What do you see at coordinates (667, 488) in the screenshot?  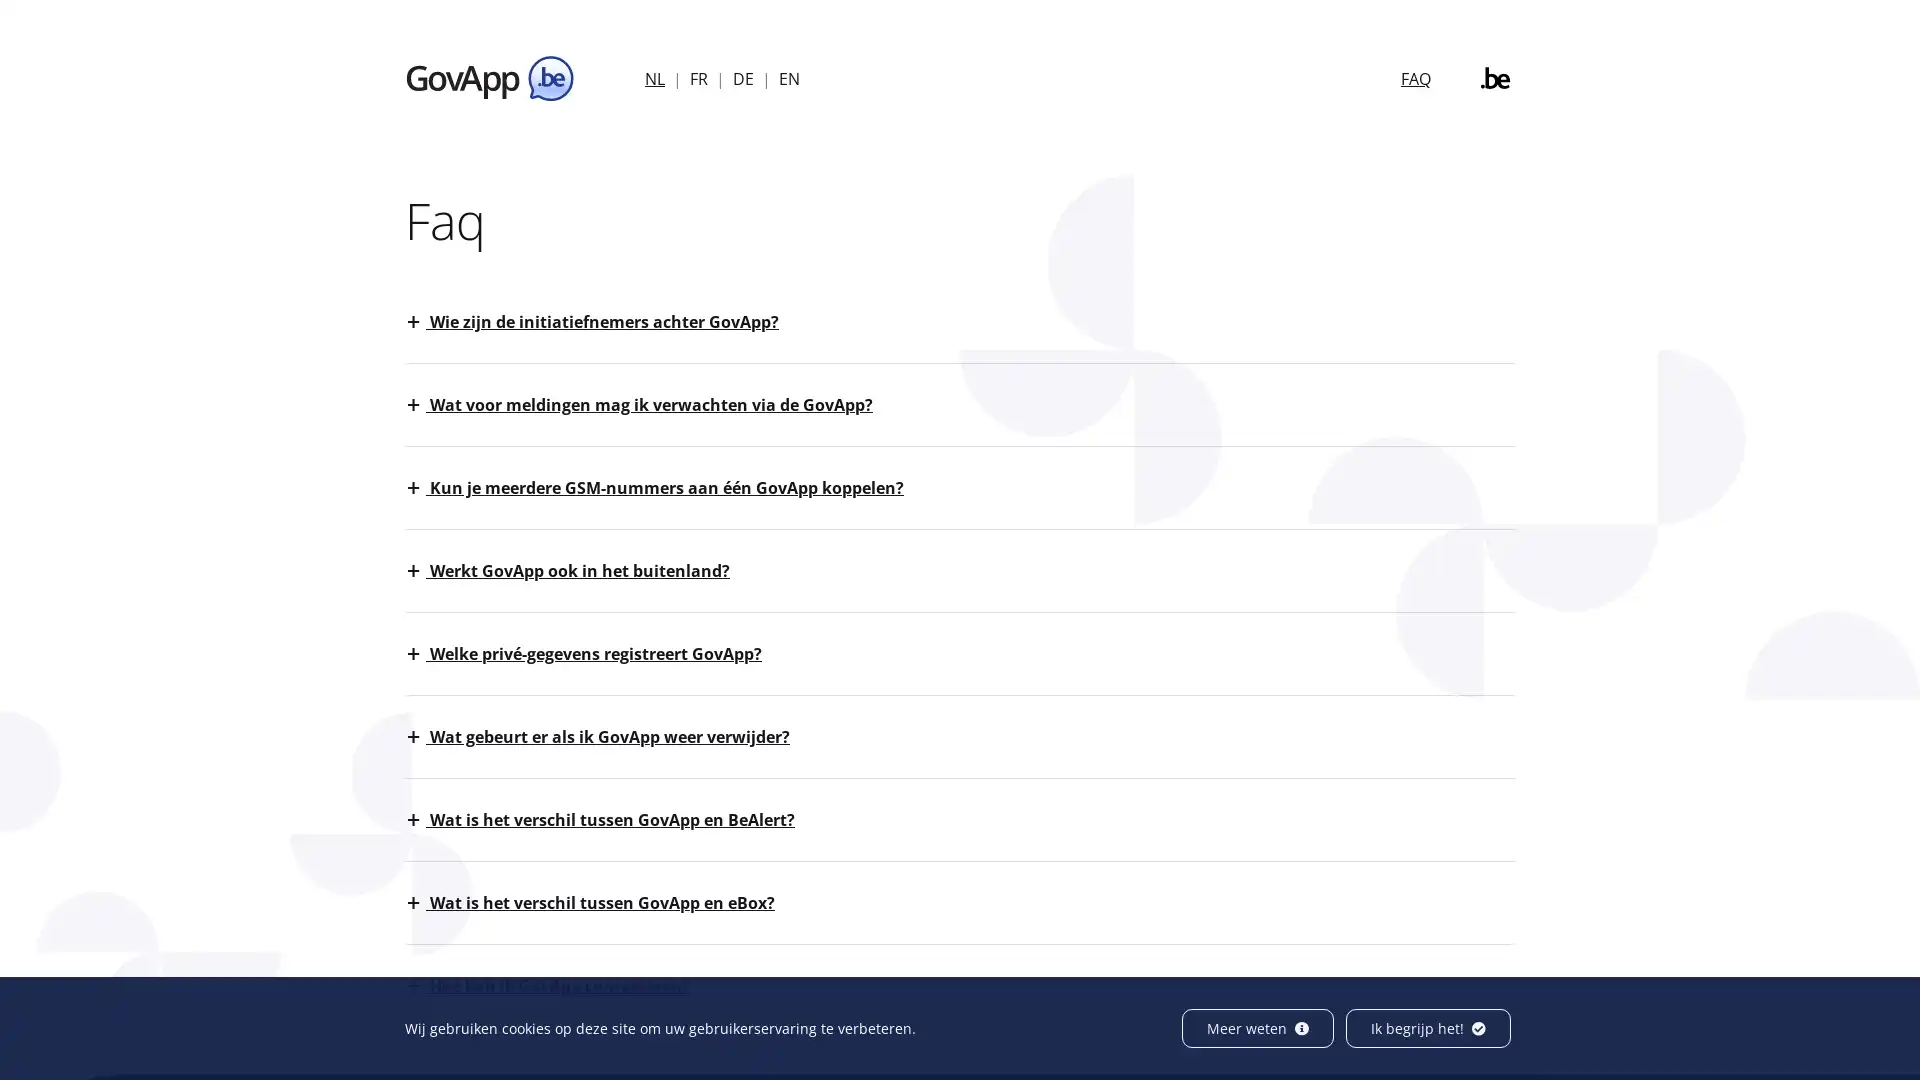 I see `+ Kun je meerdere GSM-nummers aan een GovApp koppelen?` at bounding box center [667, 488].